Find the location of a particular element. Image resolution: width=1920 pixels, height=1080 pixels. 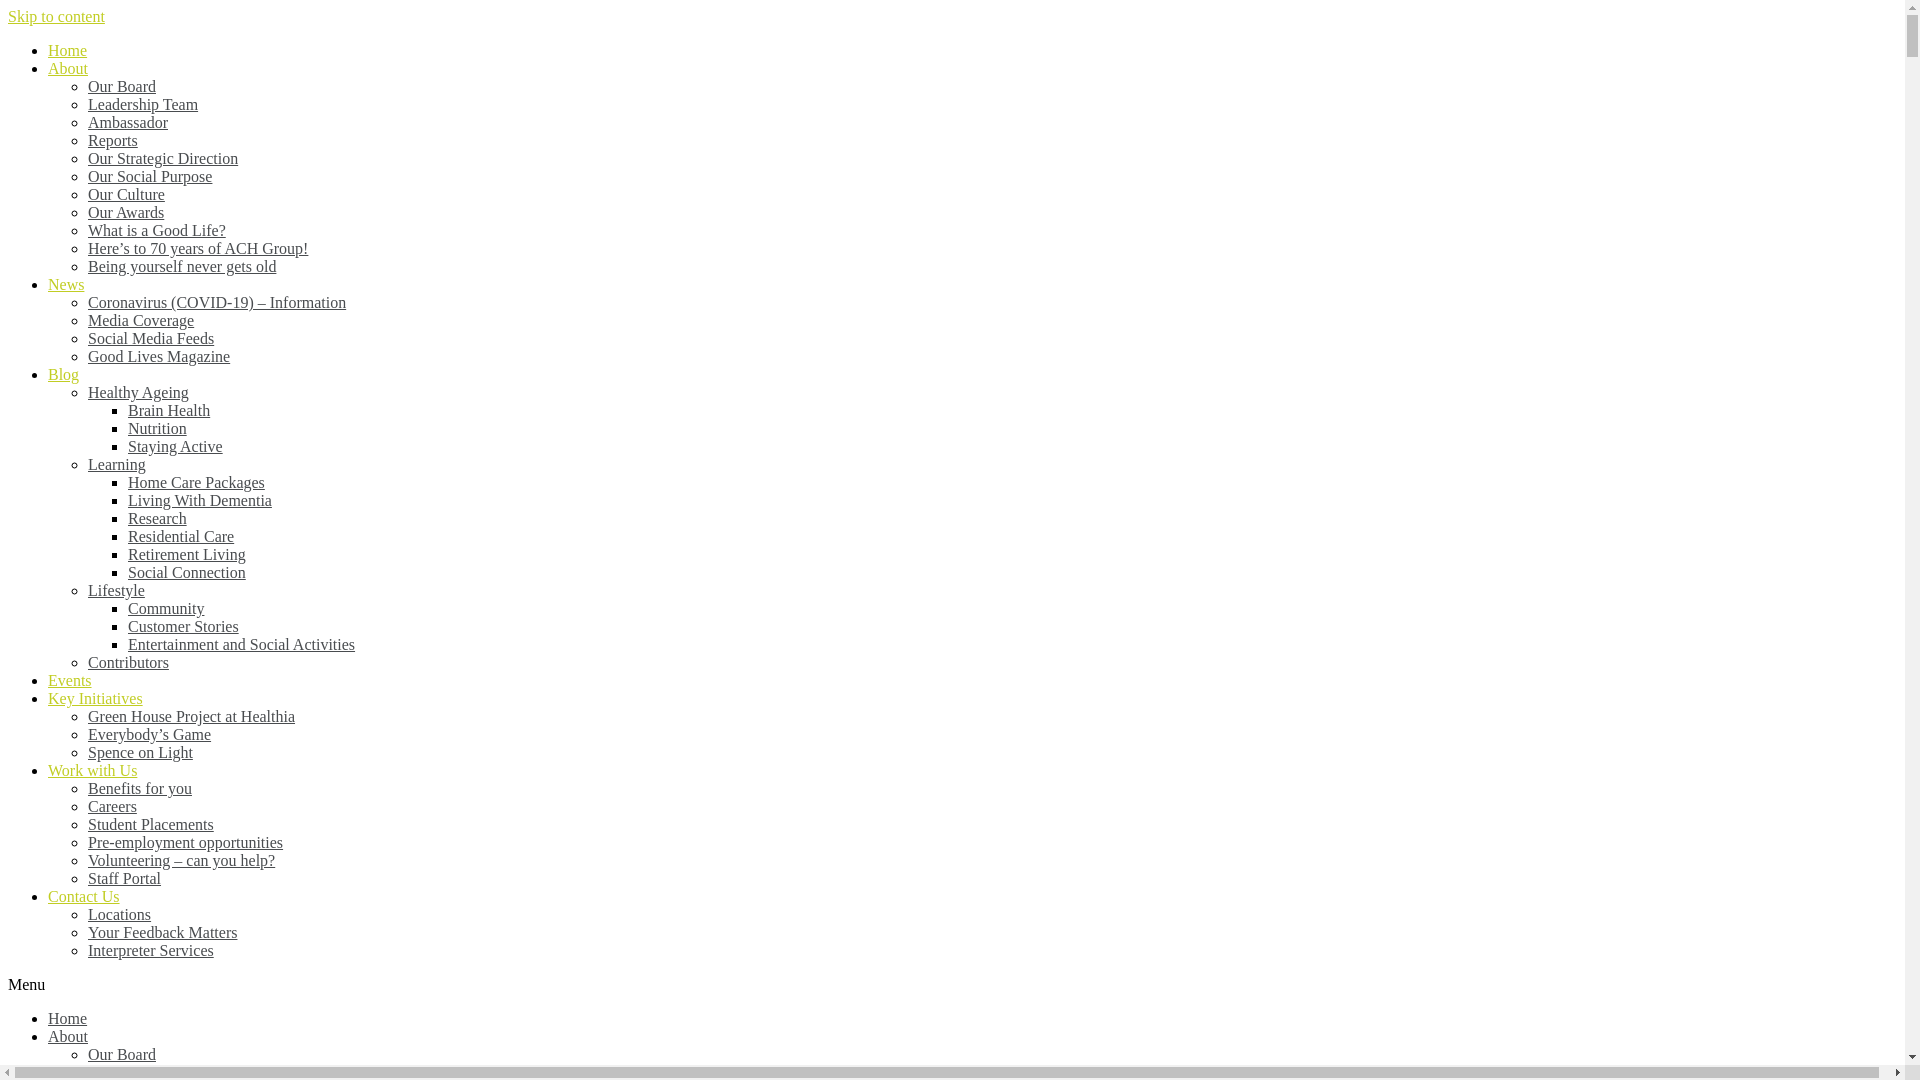

'Nutrition' is located at coordinates (156, 427).